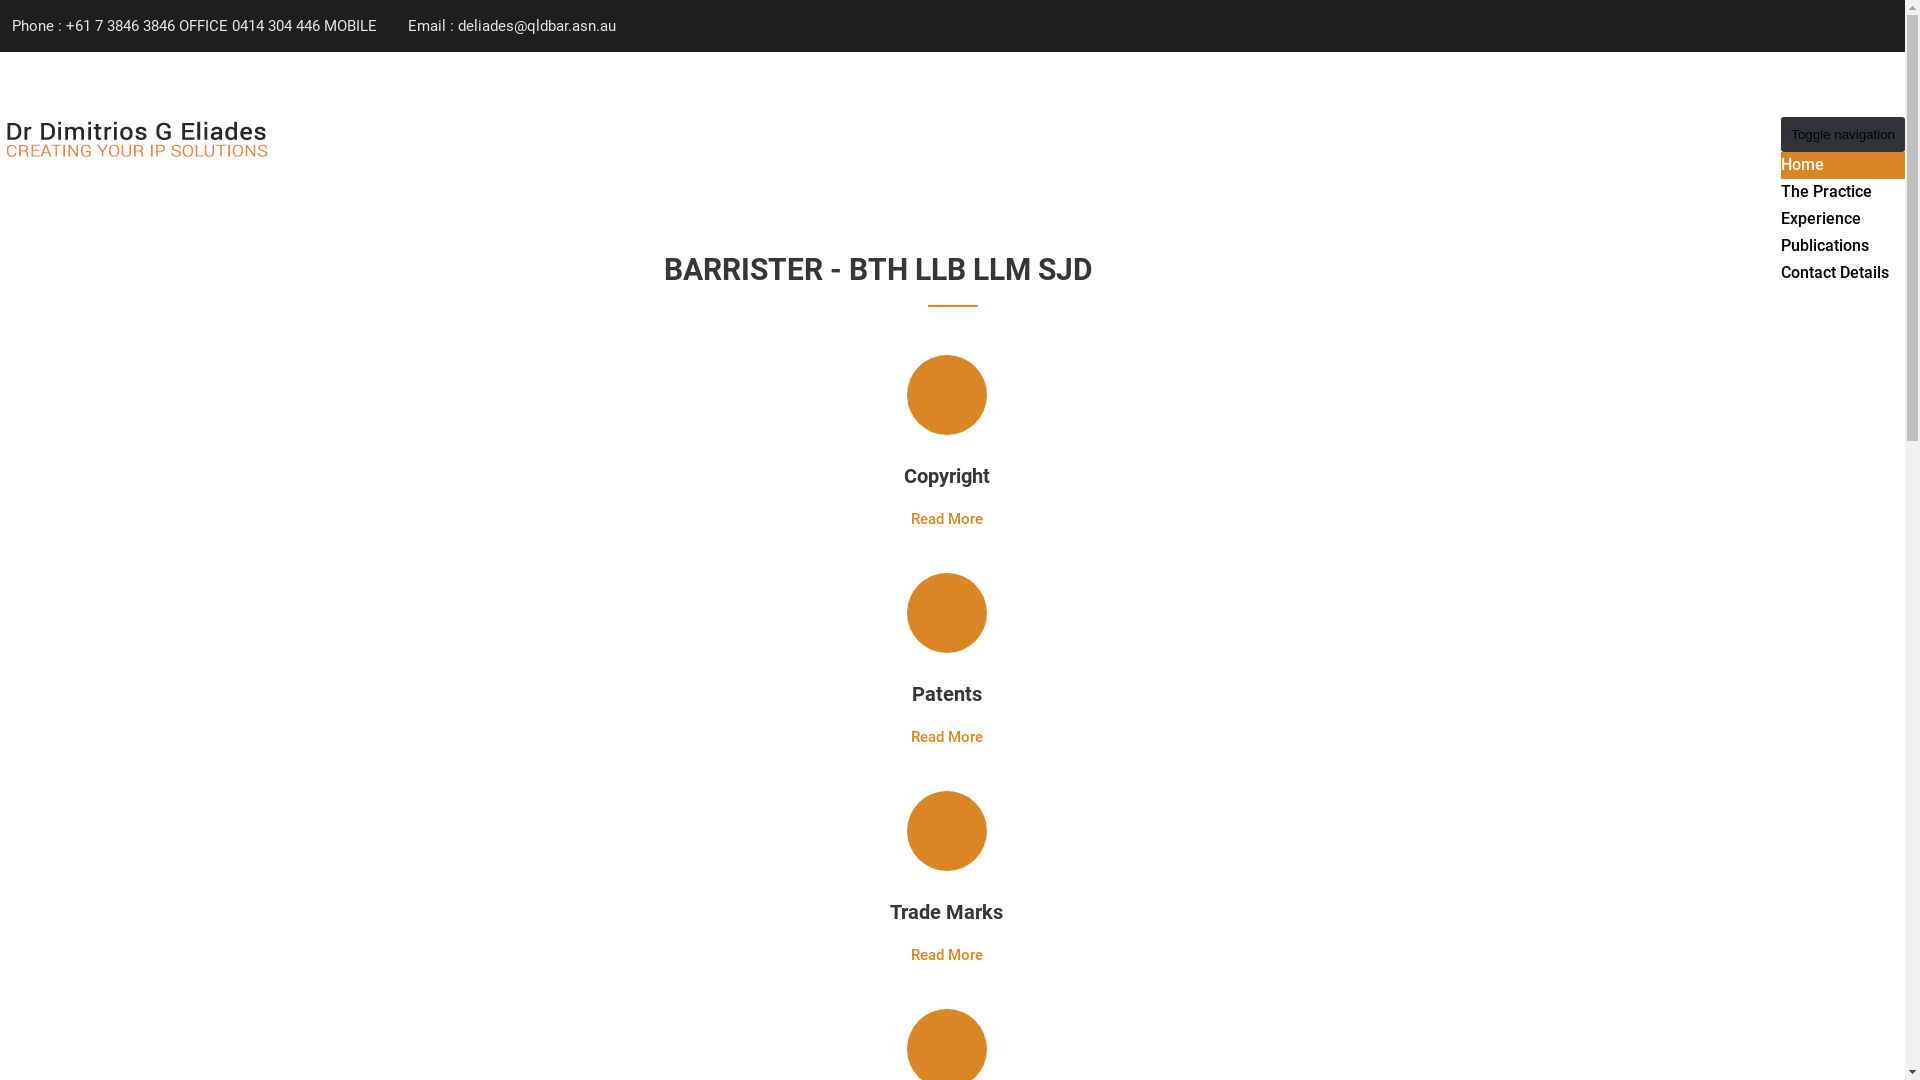 This screenshot has height=1080, width=1920. I want to click on 'Home', so click(1802, 163).